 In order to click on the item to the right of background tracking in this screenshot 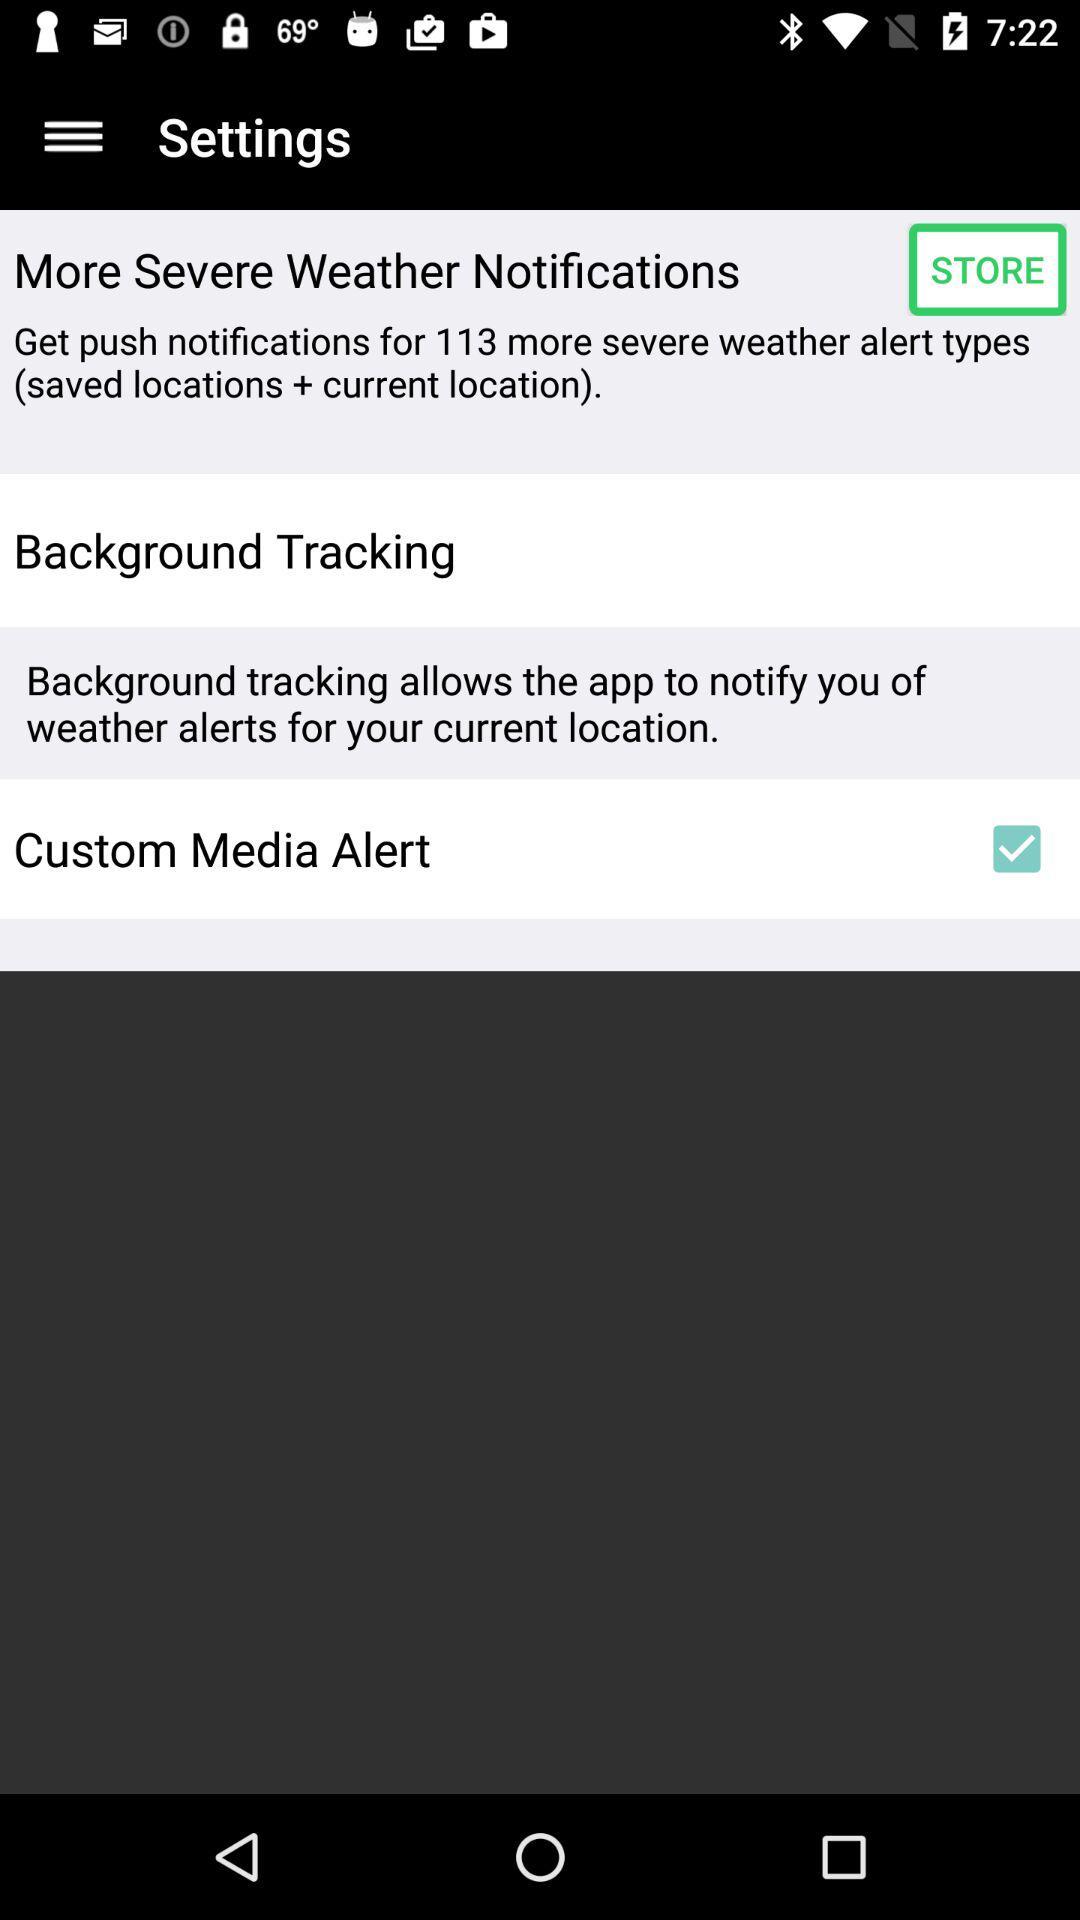, I will do `click(1017, 550)`.